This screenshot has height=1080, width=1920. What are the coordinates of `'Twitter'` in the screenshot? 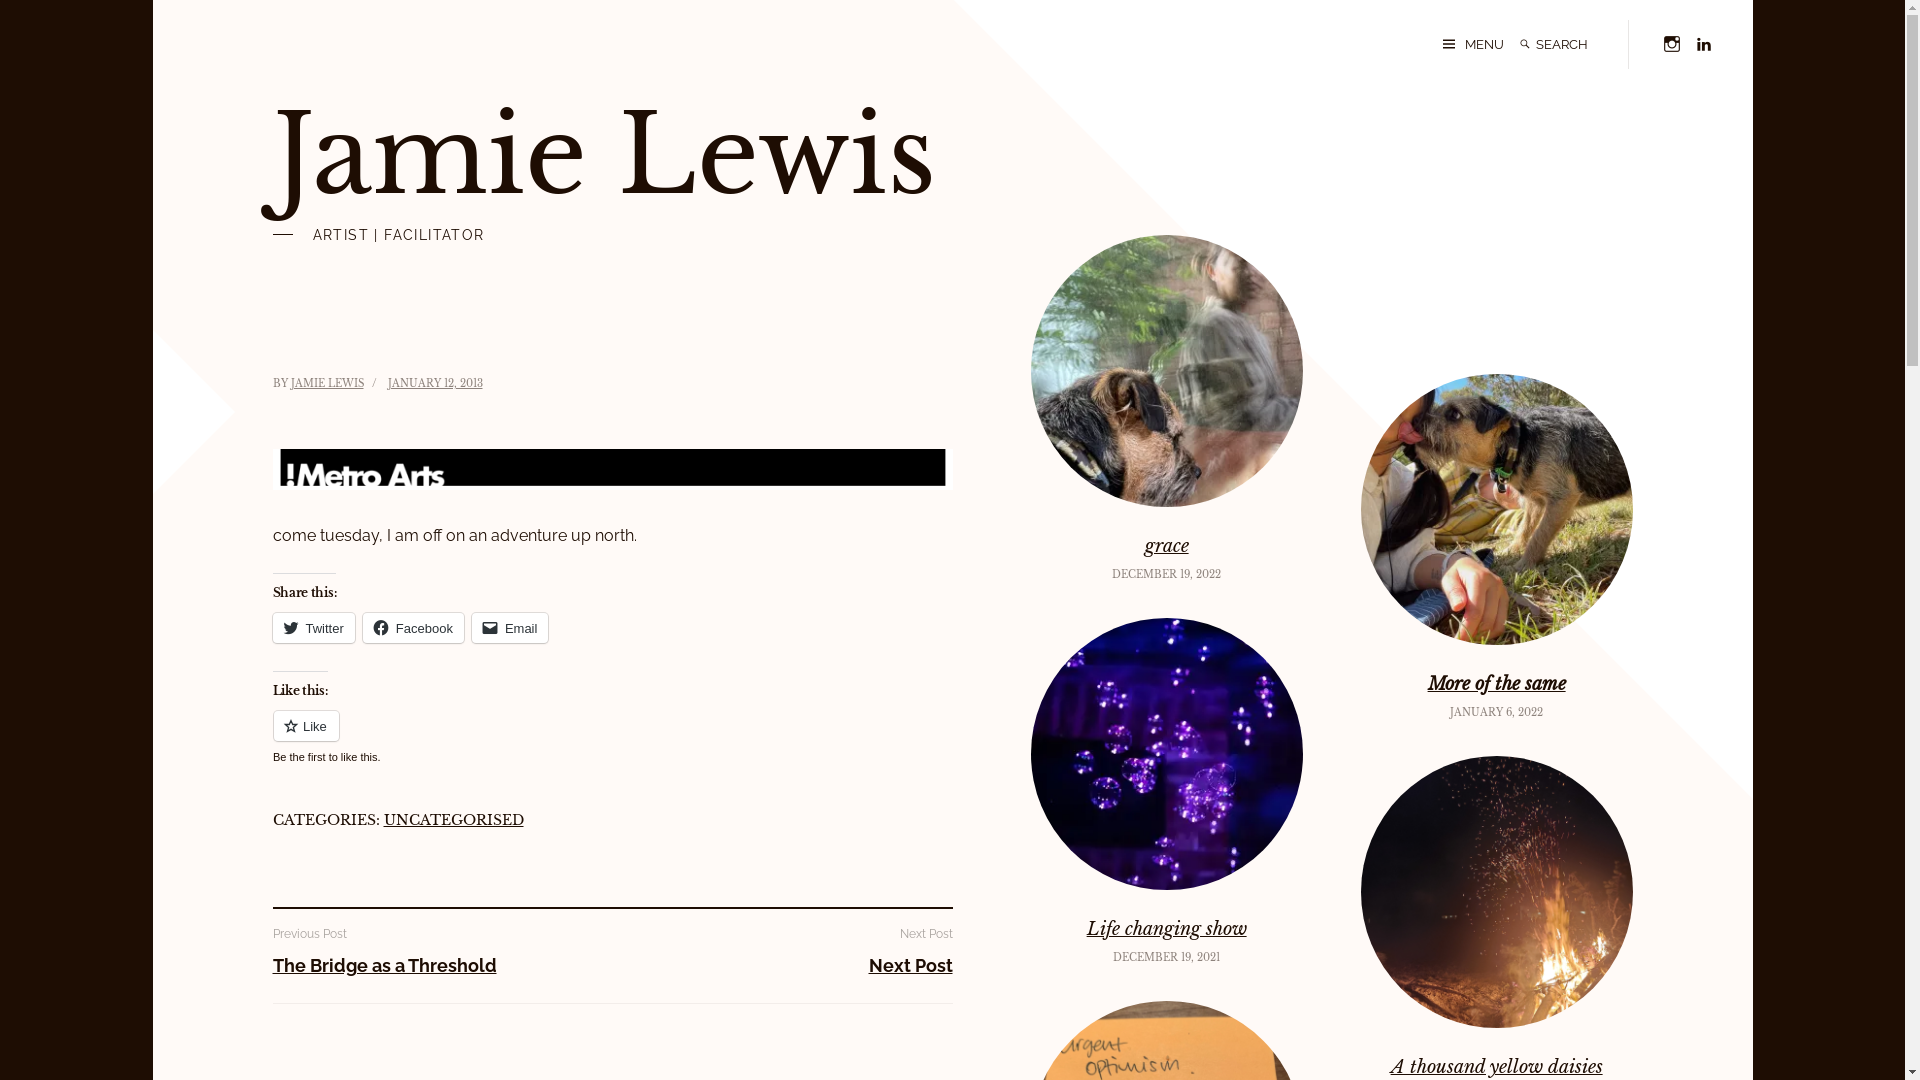 It's located at (311, 627).